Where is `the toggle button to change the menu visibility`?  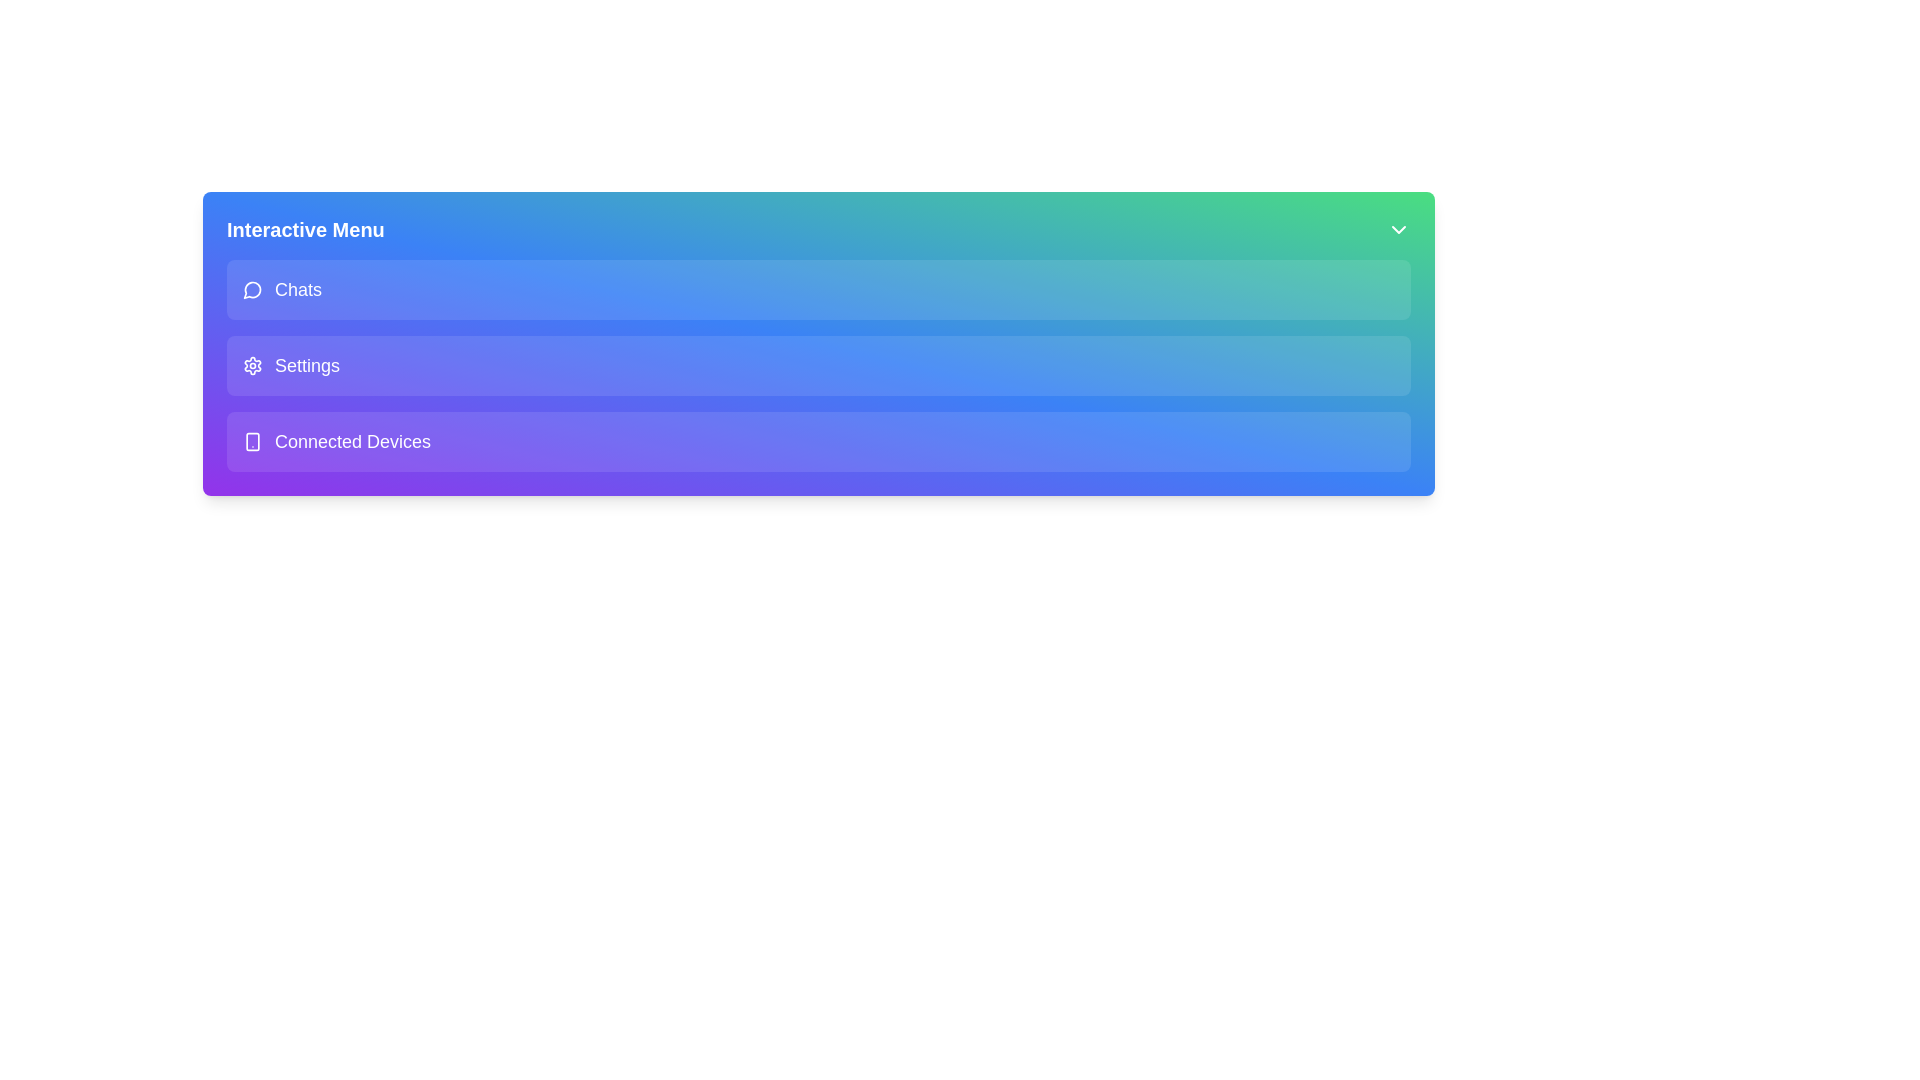 the toggle button to change the menu visibility is located at coordinates (1397, 229).